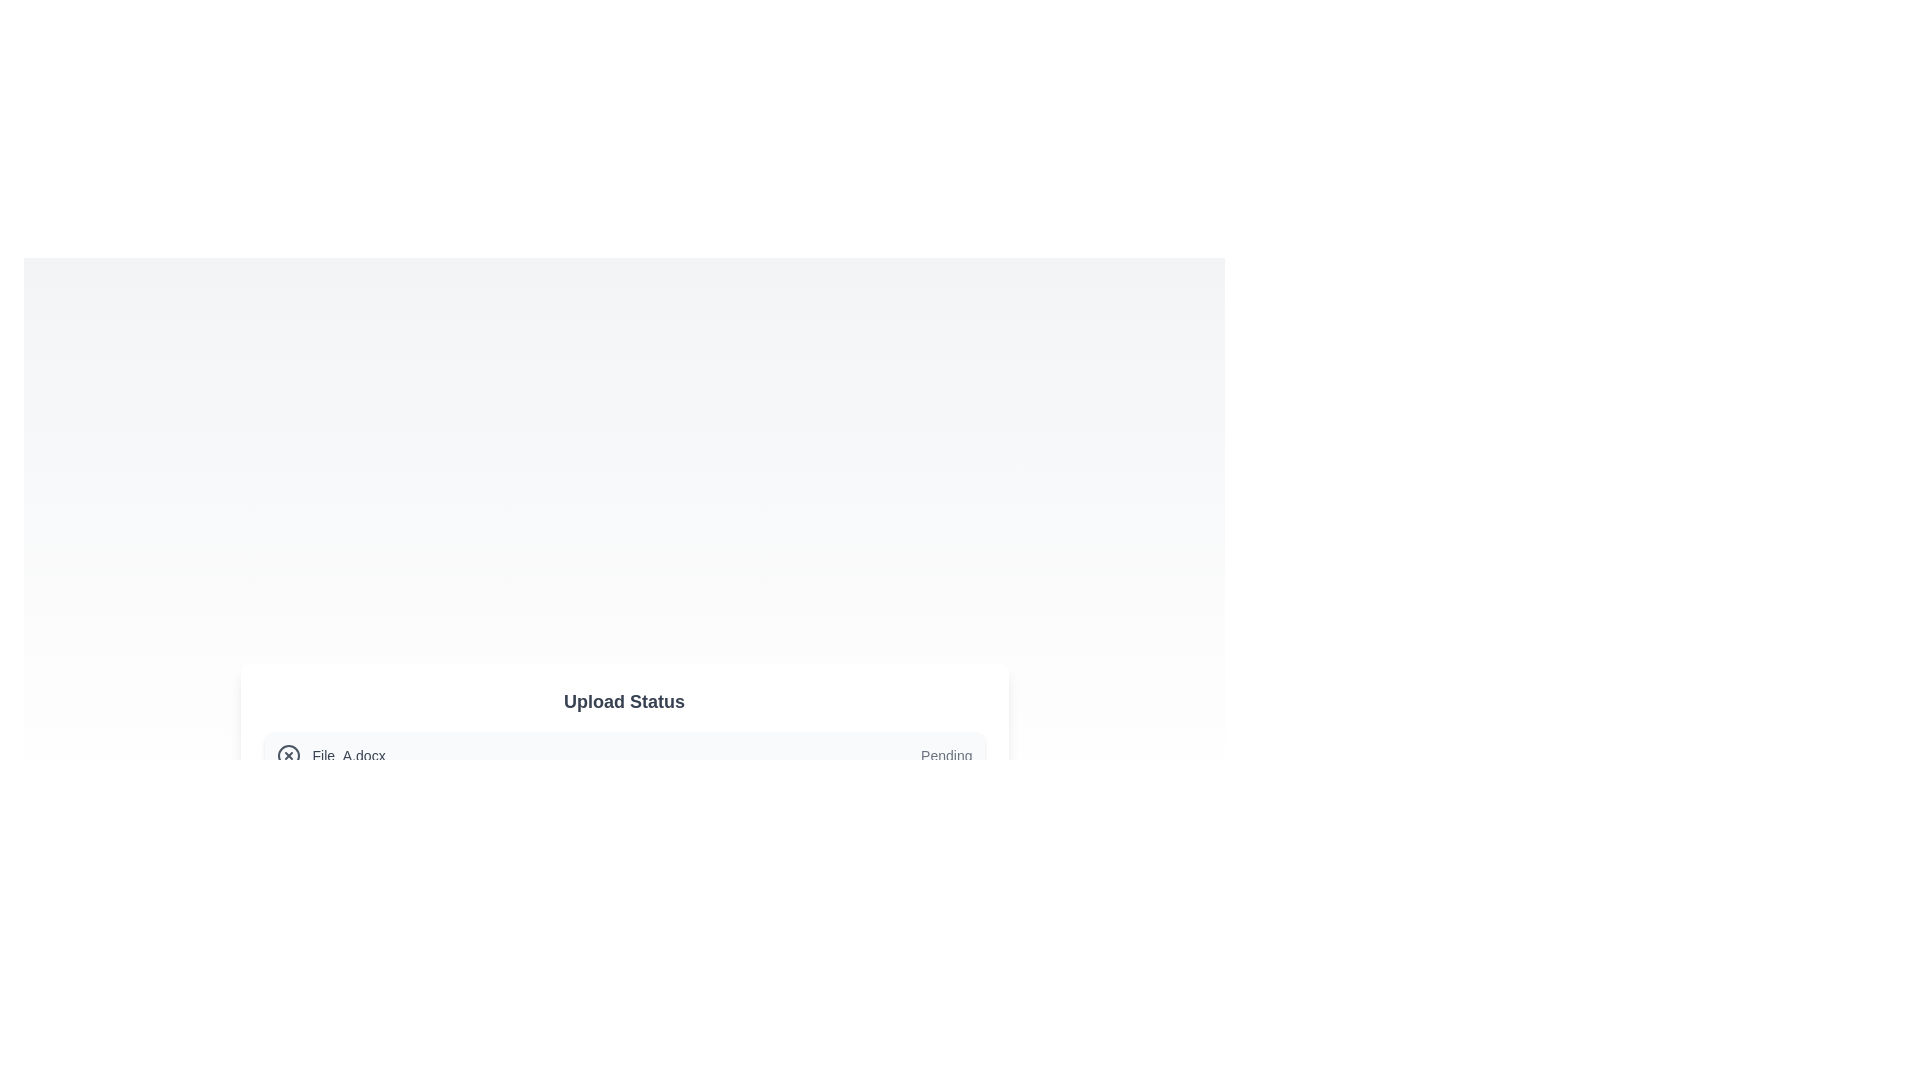 Image resolution: width=1920 pixels, height=1080 pixels. What do you see at coordinates (287, 756) in the screenshot?
I see `the circular icon with an 'X' mark that is located adjacent to the 'File_A.docx' text in the file upload section` at bounding box center [287, 756].